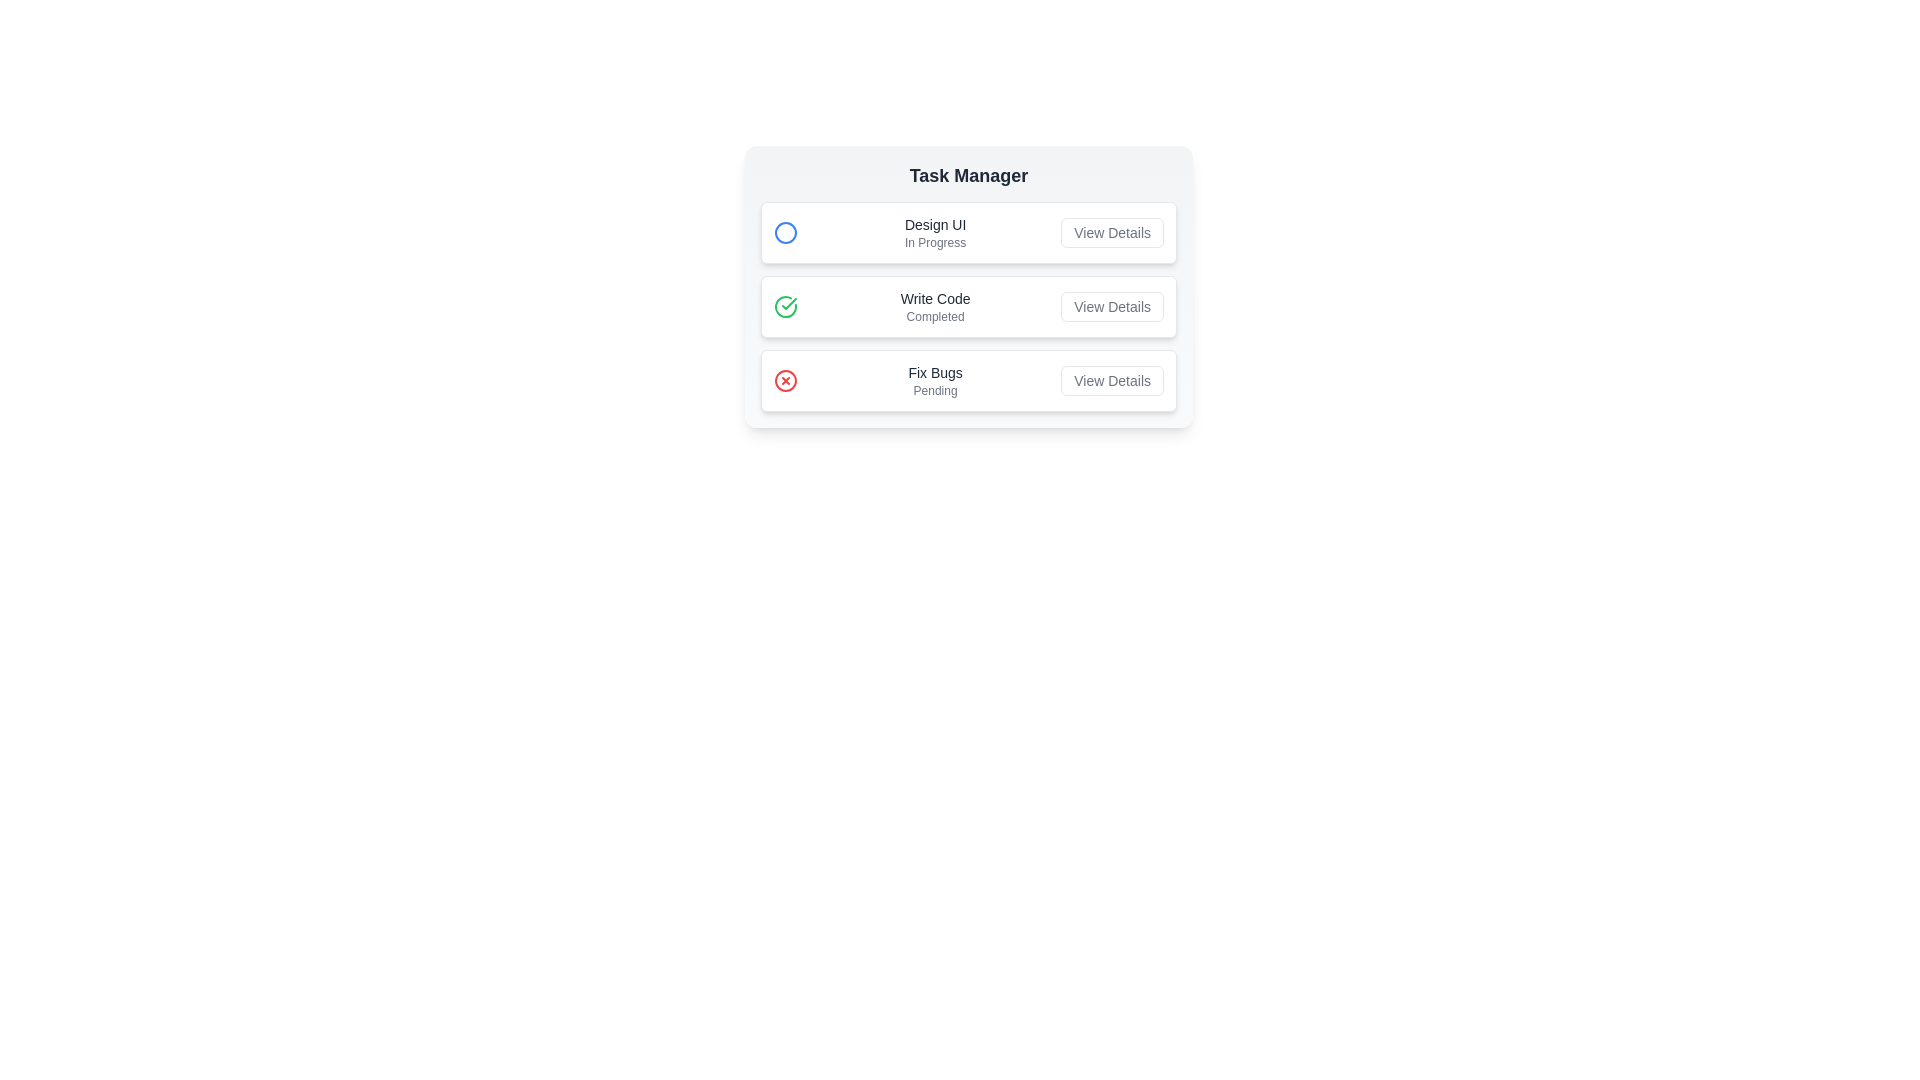  Describe the element at coordinates (1111, 231) in the screenshot. I see `the 'View Details' button for the task 'Design UI'` at that location.